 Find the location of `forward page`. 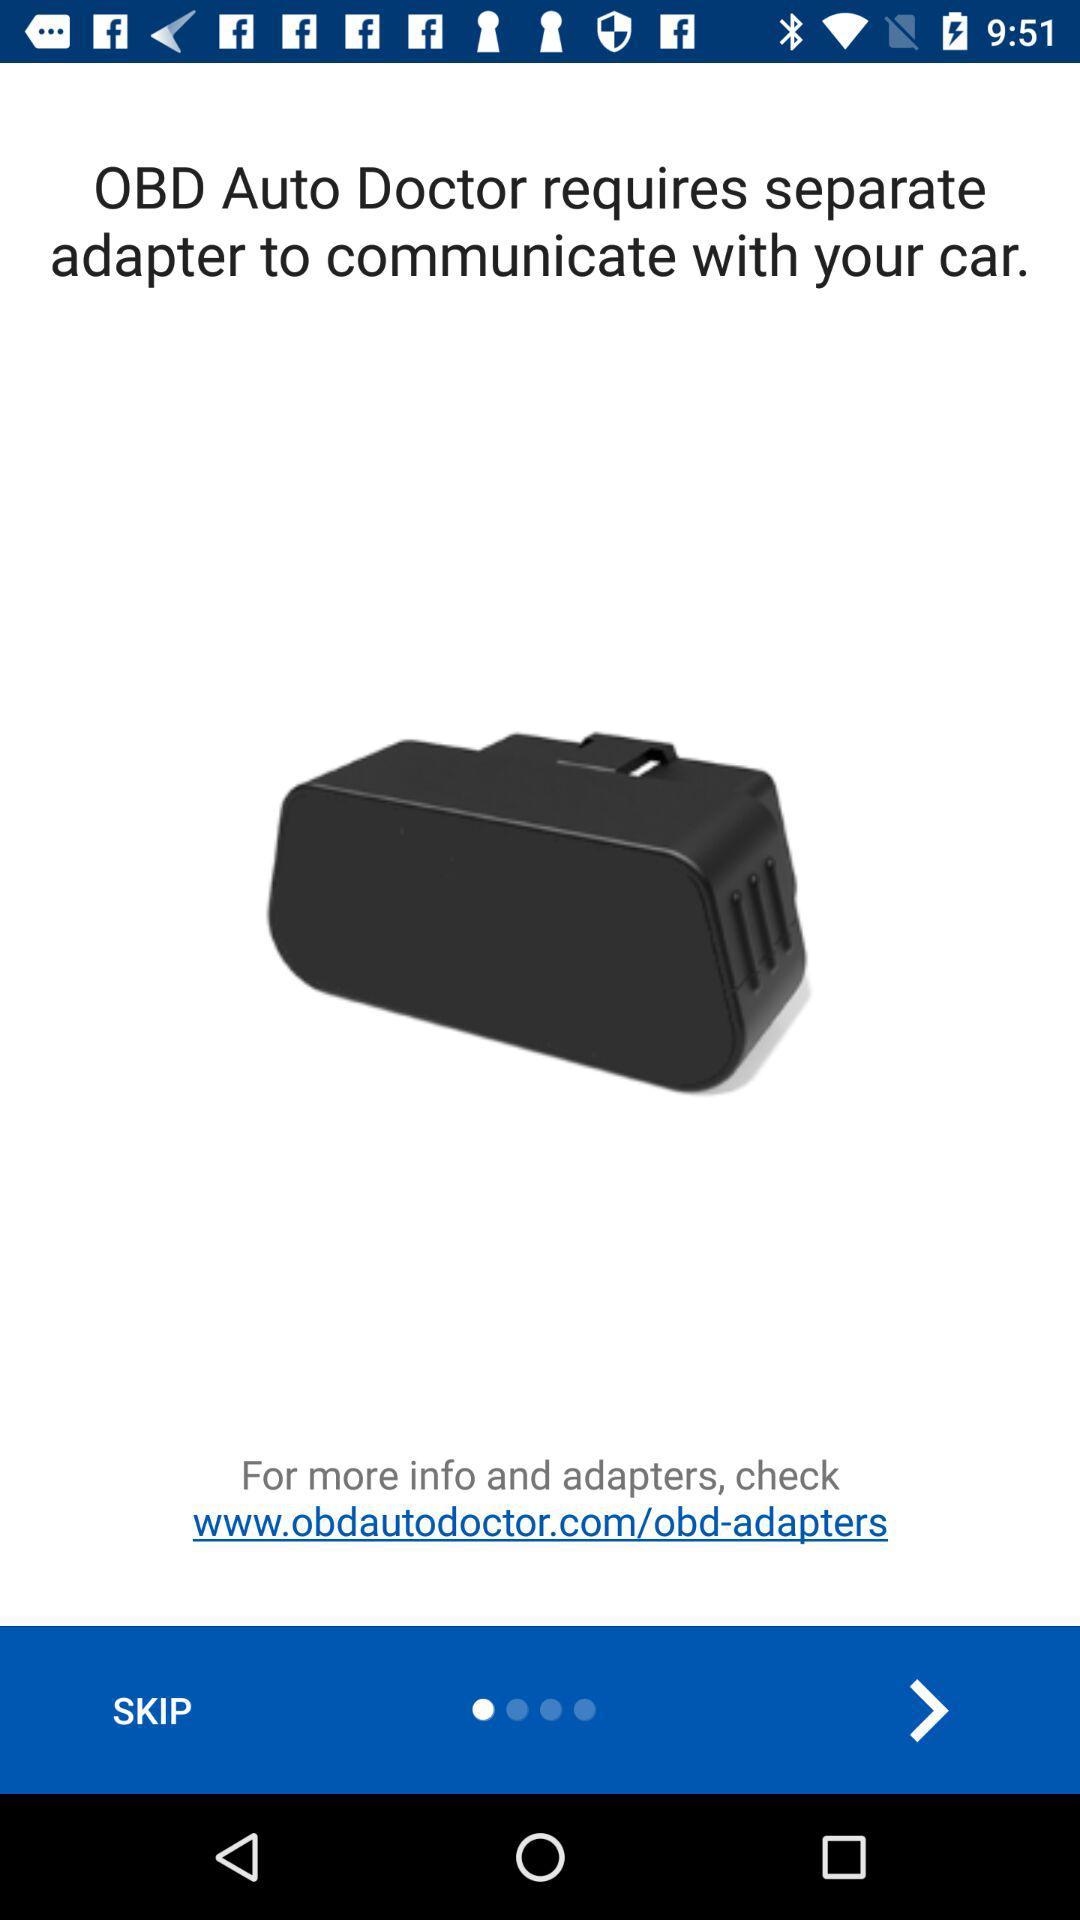

forward page is located at coordinates (927, 1709).